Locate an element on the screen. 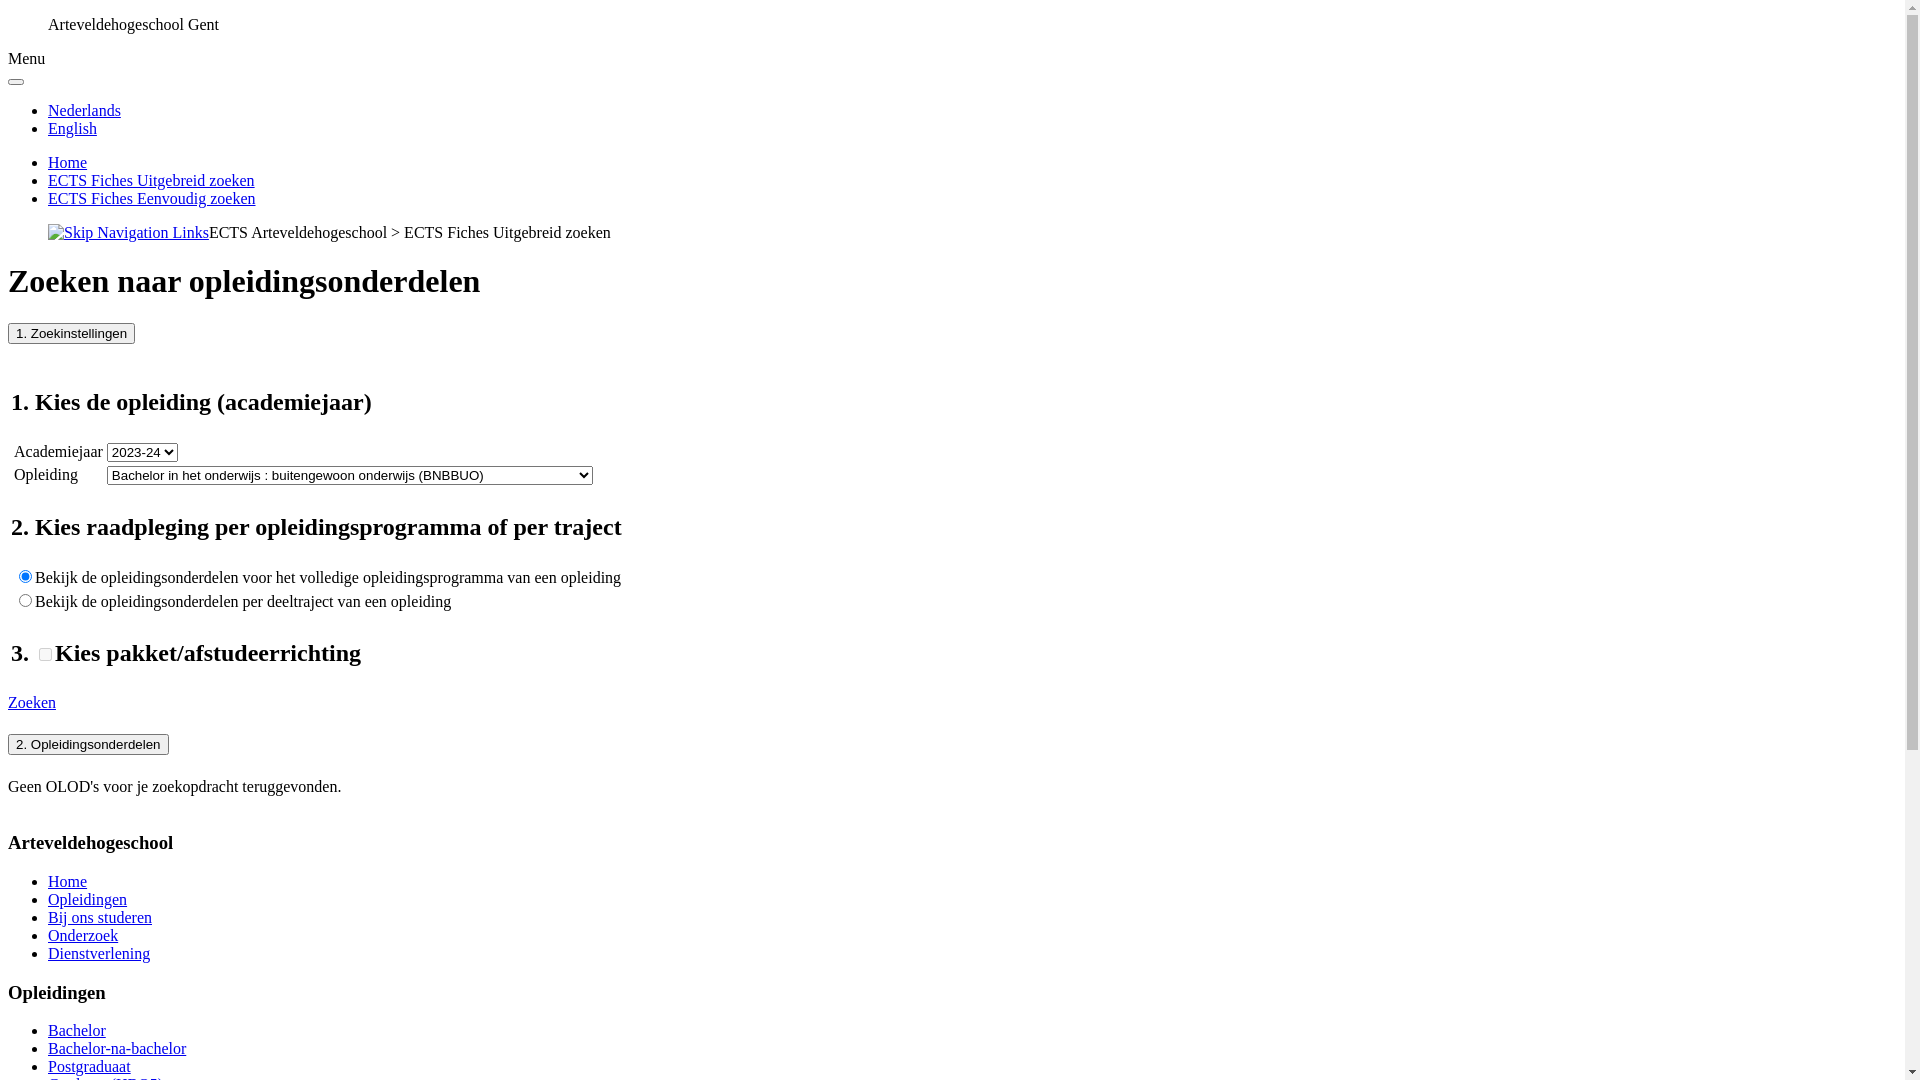  'ECTS Arteveldehogeschool' is located at coordinates (296, 231).